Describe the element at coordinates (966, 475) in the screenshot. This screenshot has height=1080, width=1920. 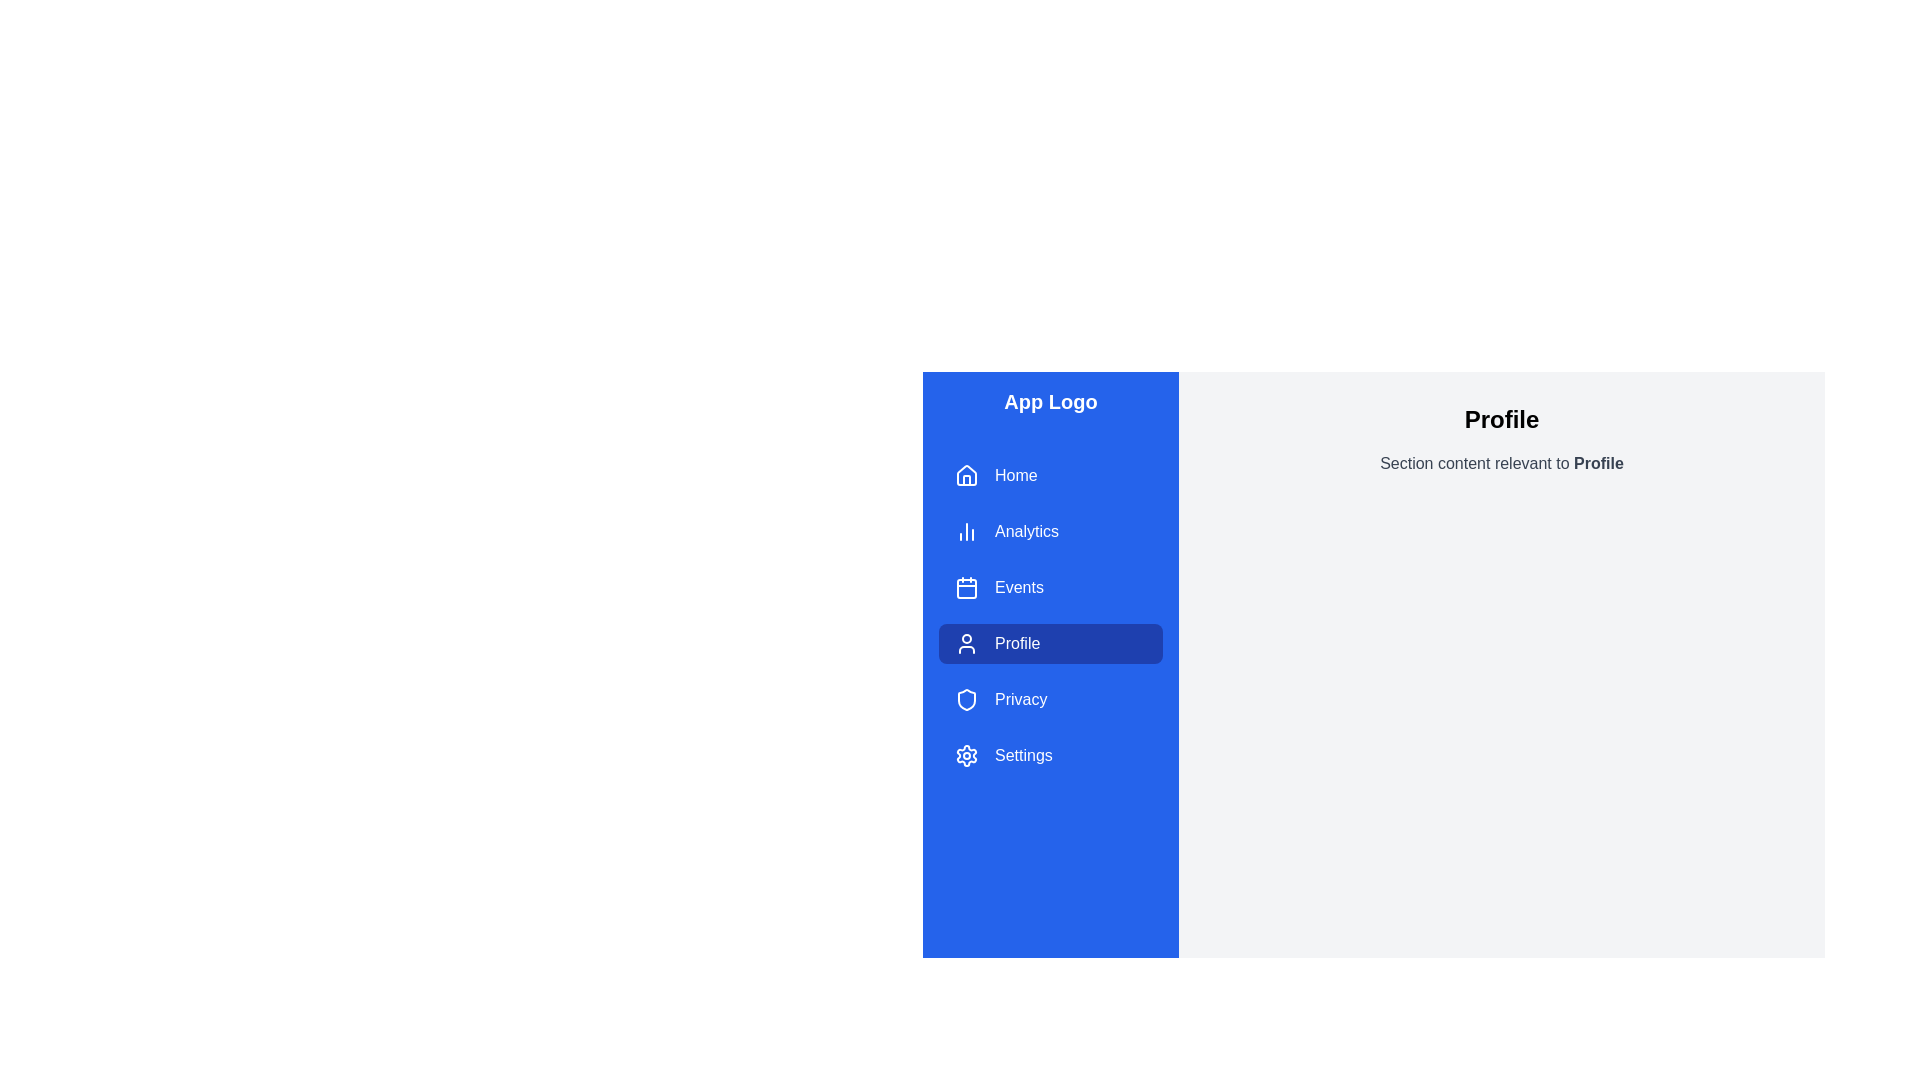
I see `the house-shaped icon in the sidebar navigation` at that location.